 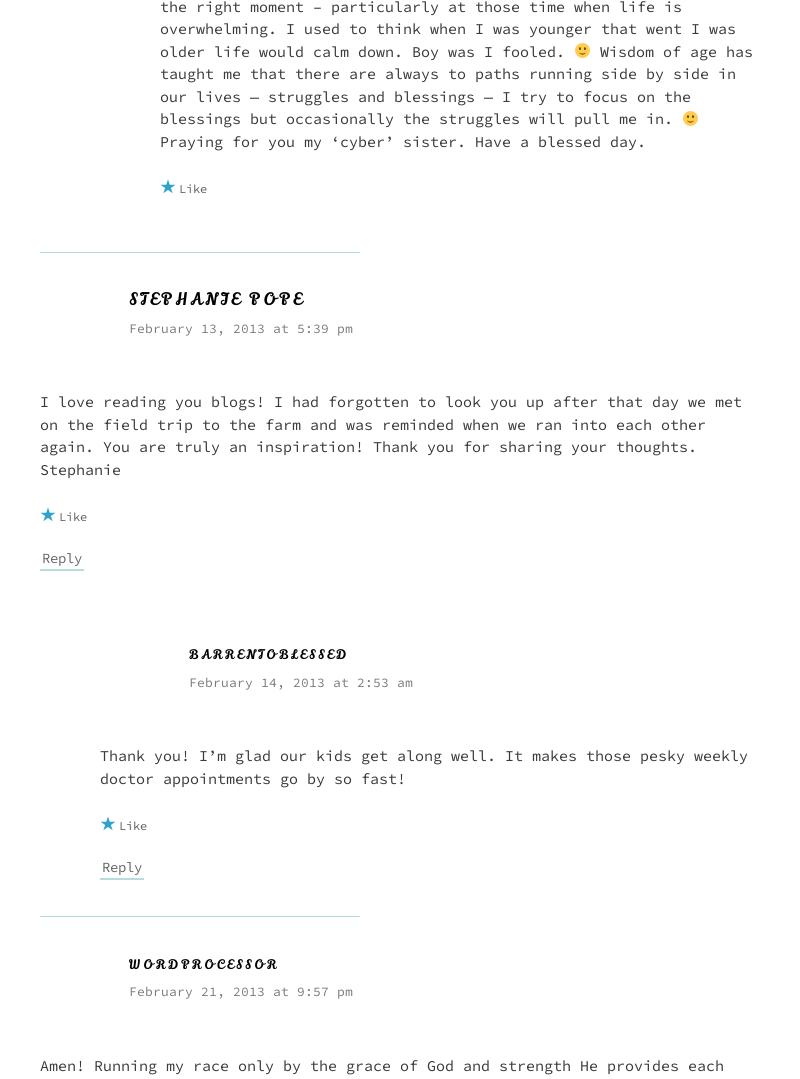 I want to click on 'Praying for you my ‘cyber’ sister. Have a blessed day.', so click(x=160, y=139).